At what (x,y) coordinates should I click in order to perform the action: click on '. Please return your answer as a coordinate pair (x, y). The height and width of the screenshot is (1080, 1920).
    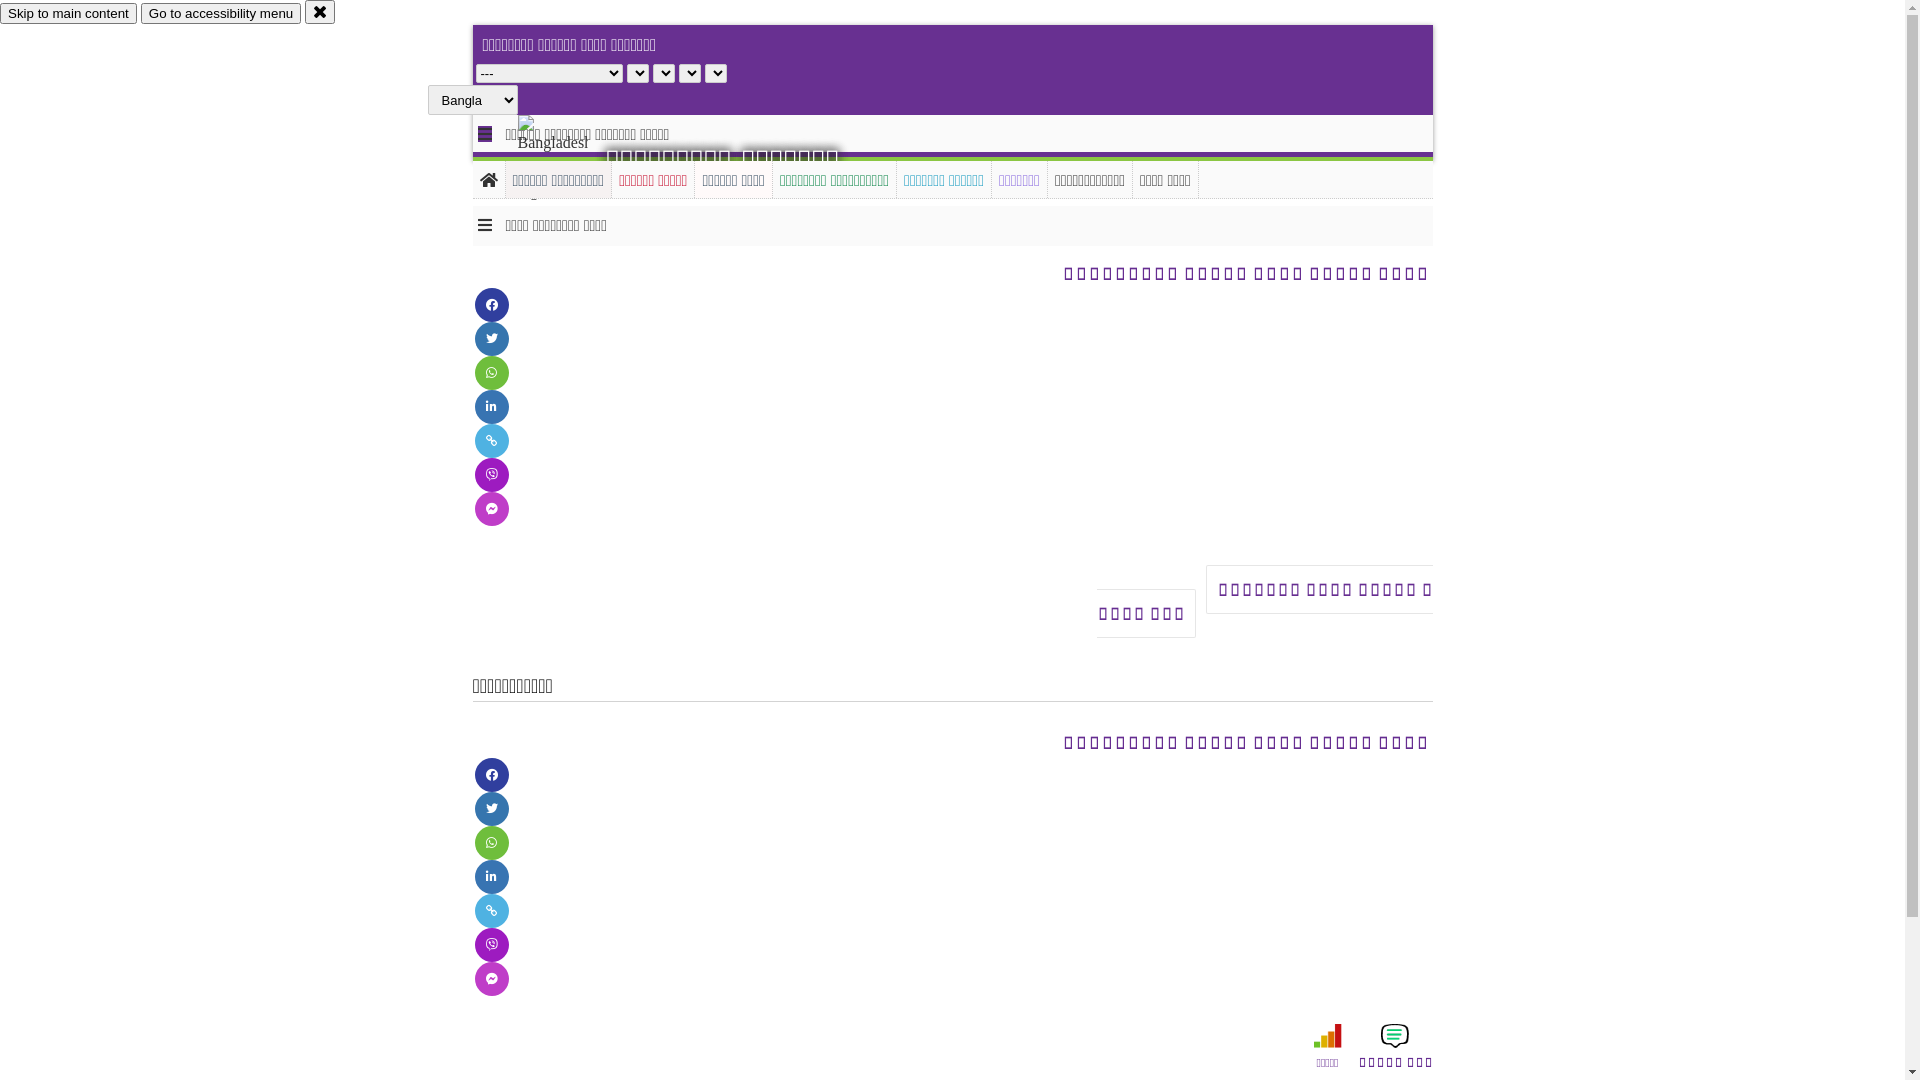
    Looking at the image, I should click on (569, 157).